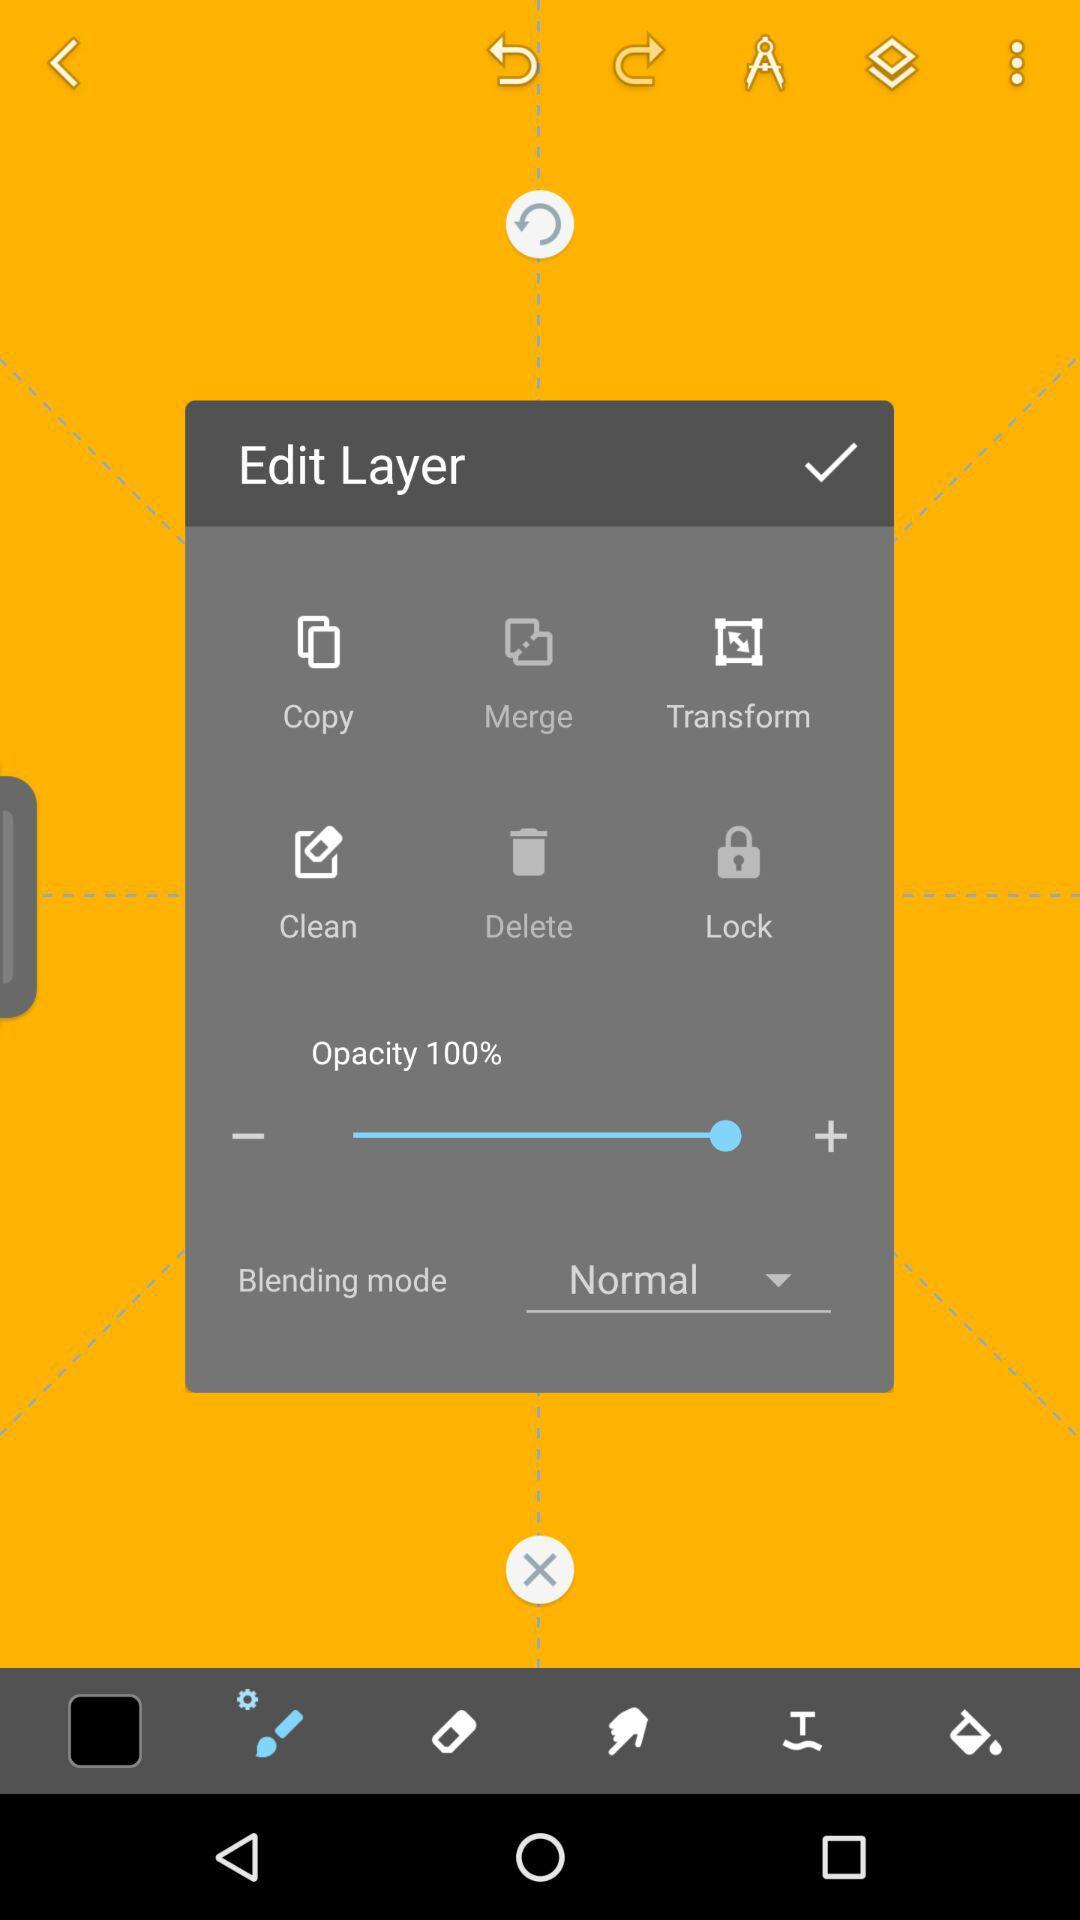 The image size is (1080, 1920). I want to click on the redo icon, so click(639, 62).